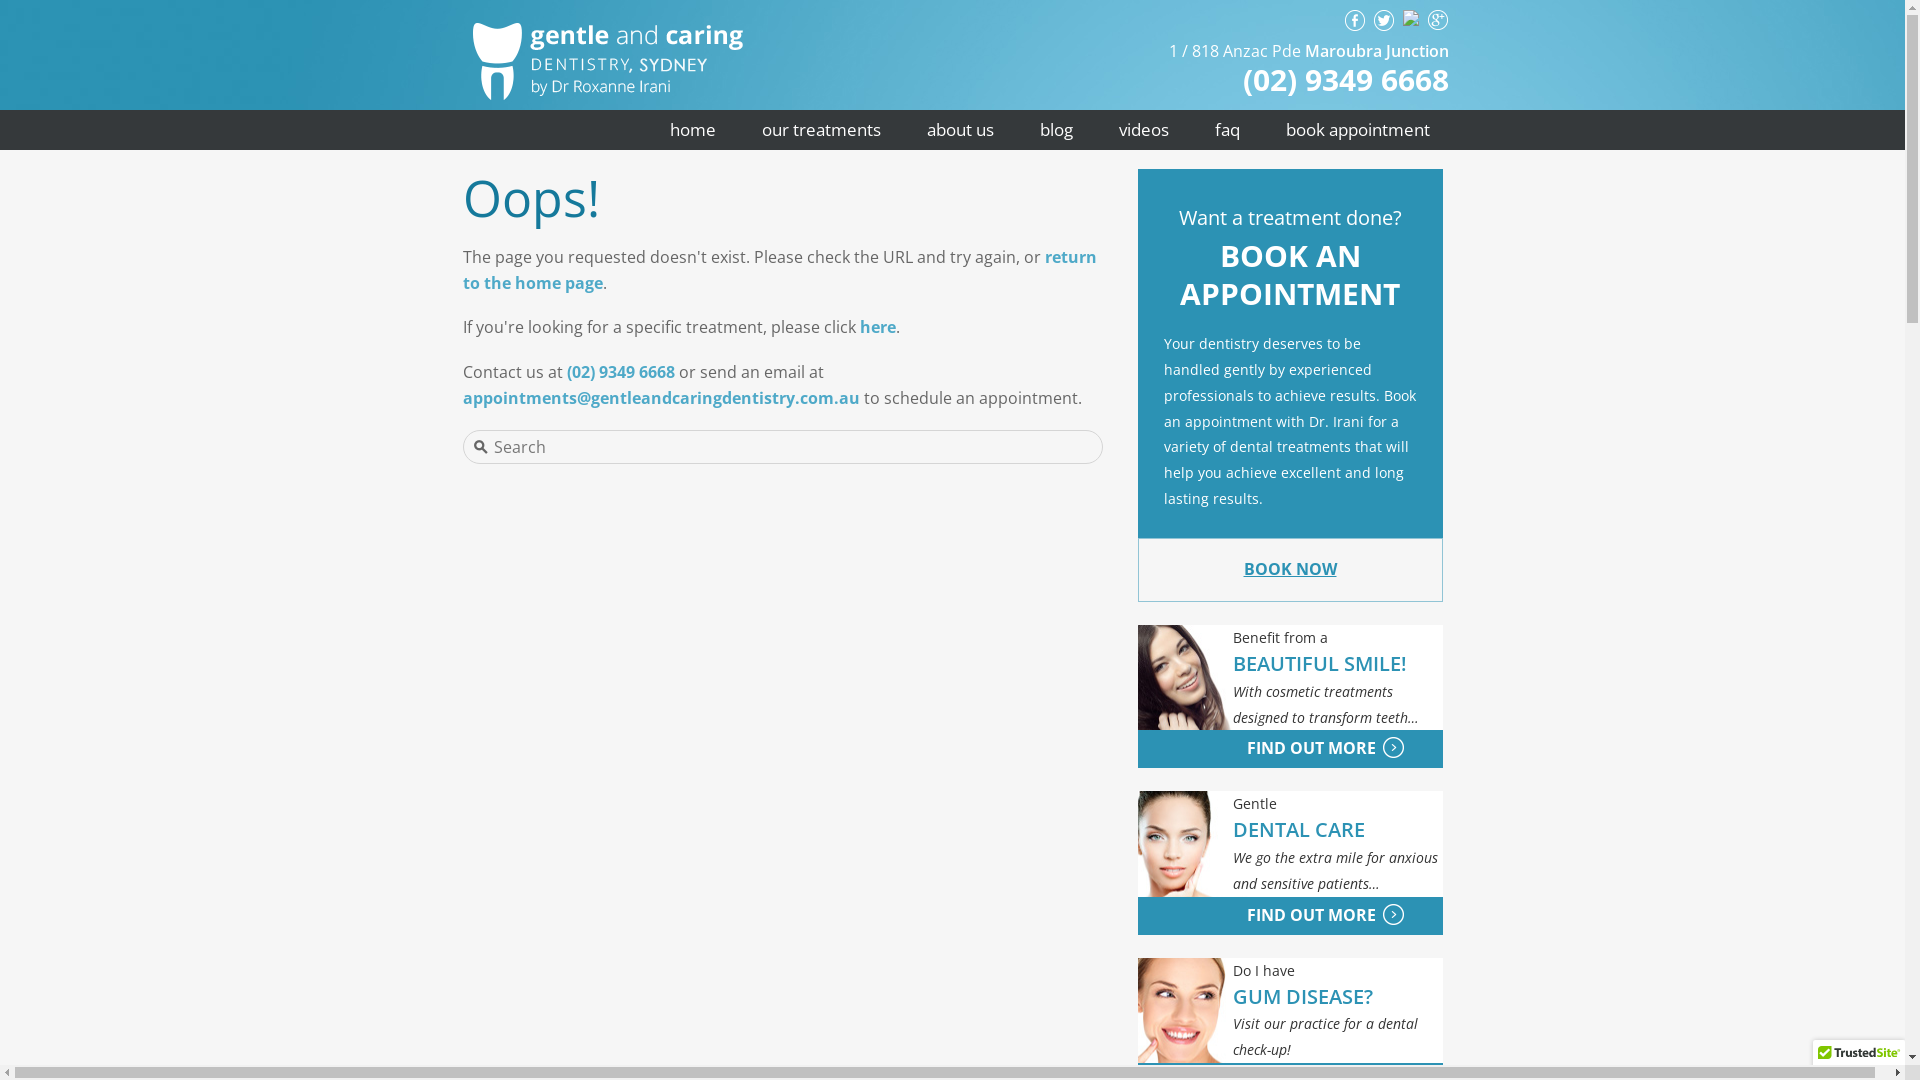  What do you see at coordinates (1357, 130) in the screenshot?
I see `'book appointment'` at bounding box center [1357, 130].